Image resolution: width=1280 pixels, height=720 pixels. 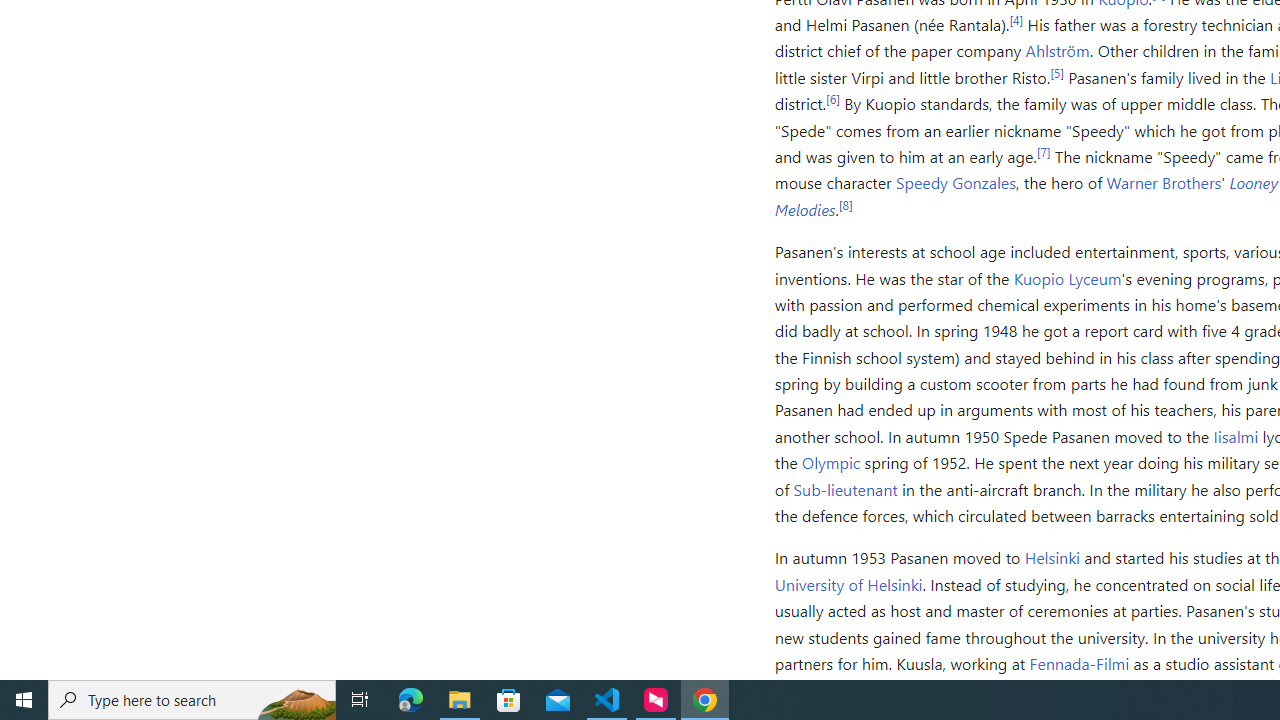 I want to click on 'University of Helsinki', so click(x=848, y=583).